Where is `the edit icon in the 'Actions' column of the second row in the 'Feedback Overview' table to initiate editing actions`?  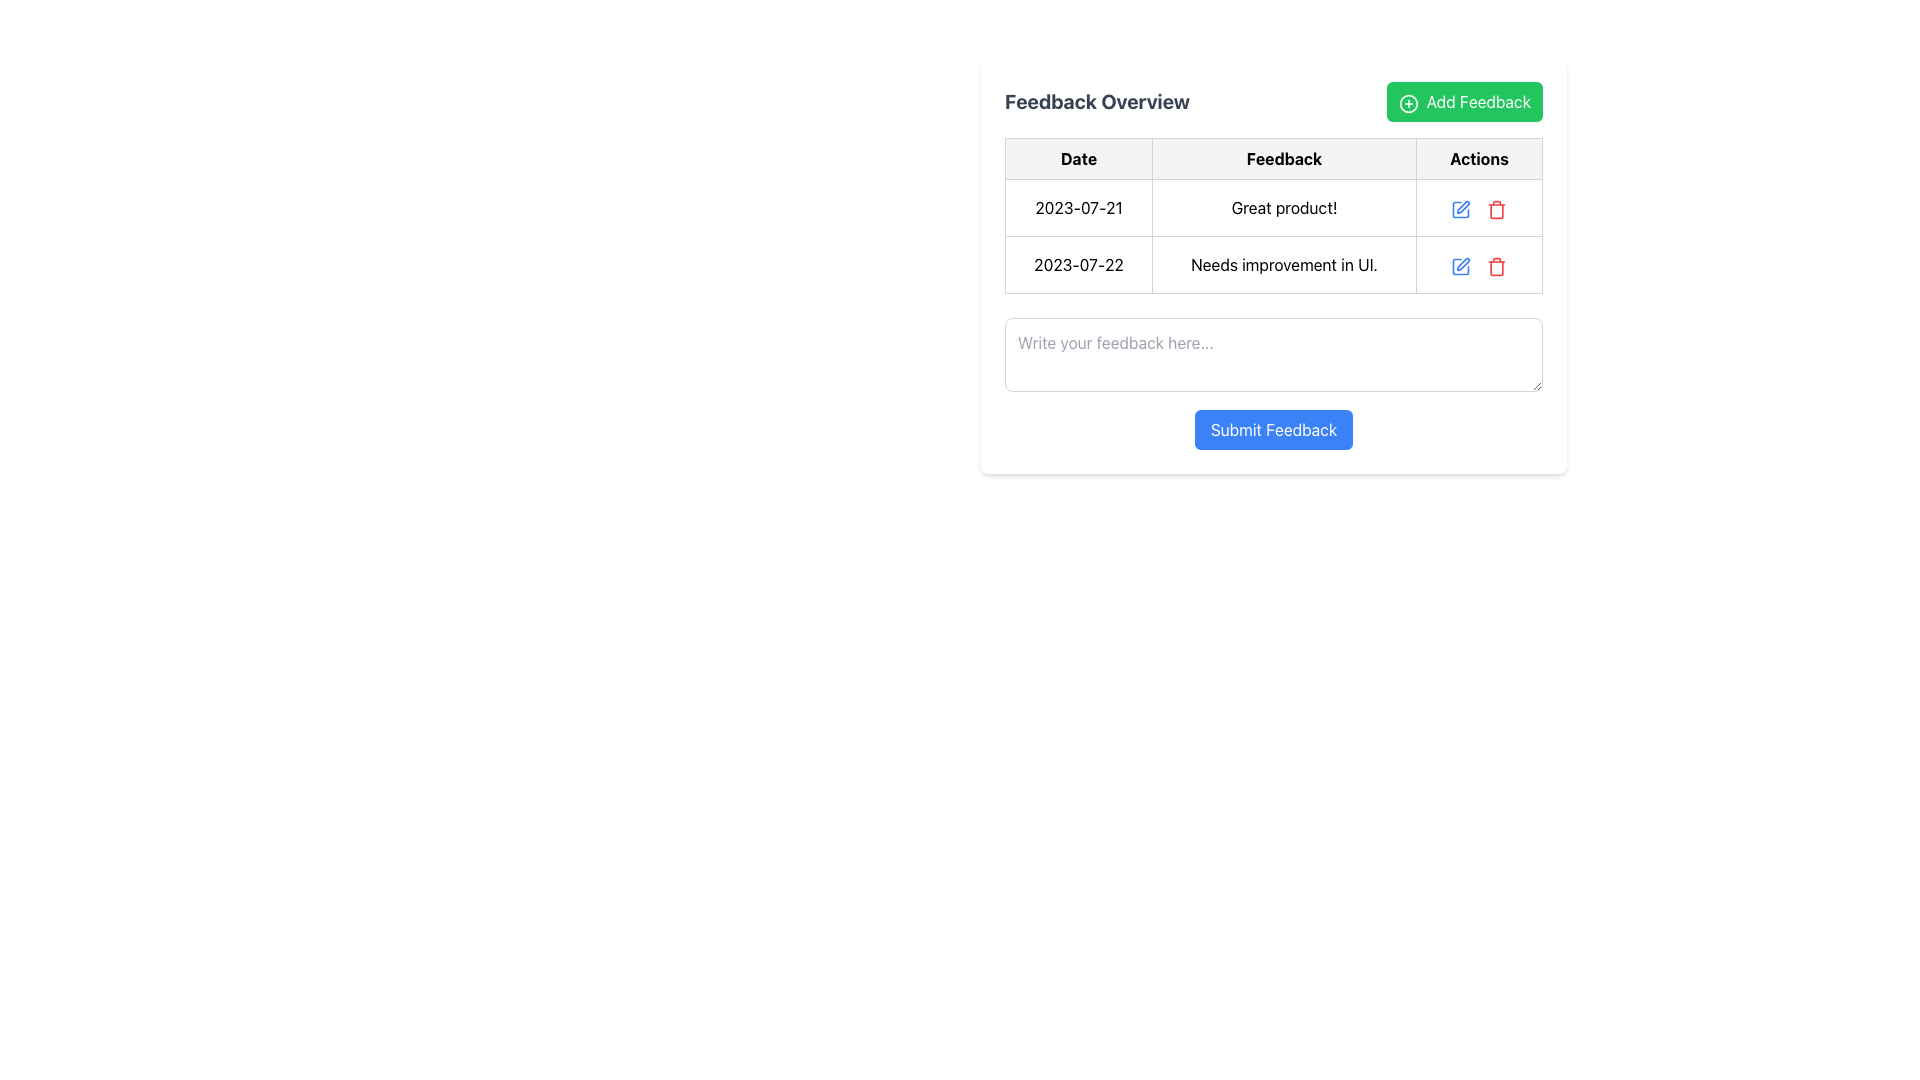
the edit icon in the 'Actions' column of the second row in the 'Feedback Overview' table to initiate editing actions is located at coordinates (1460, 265).